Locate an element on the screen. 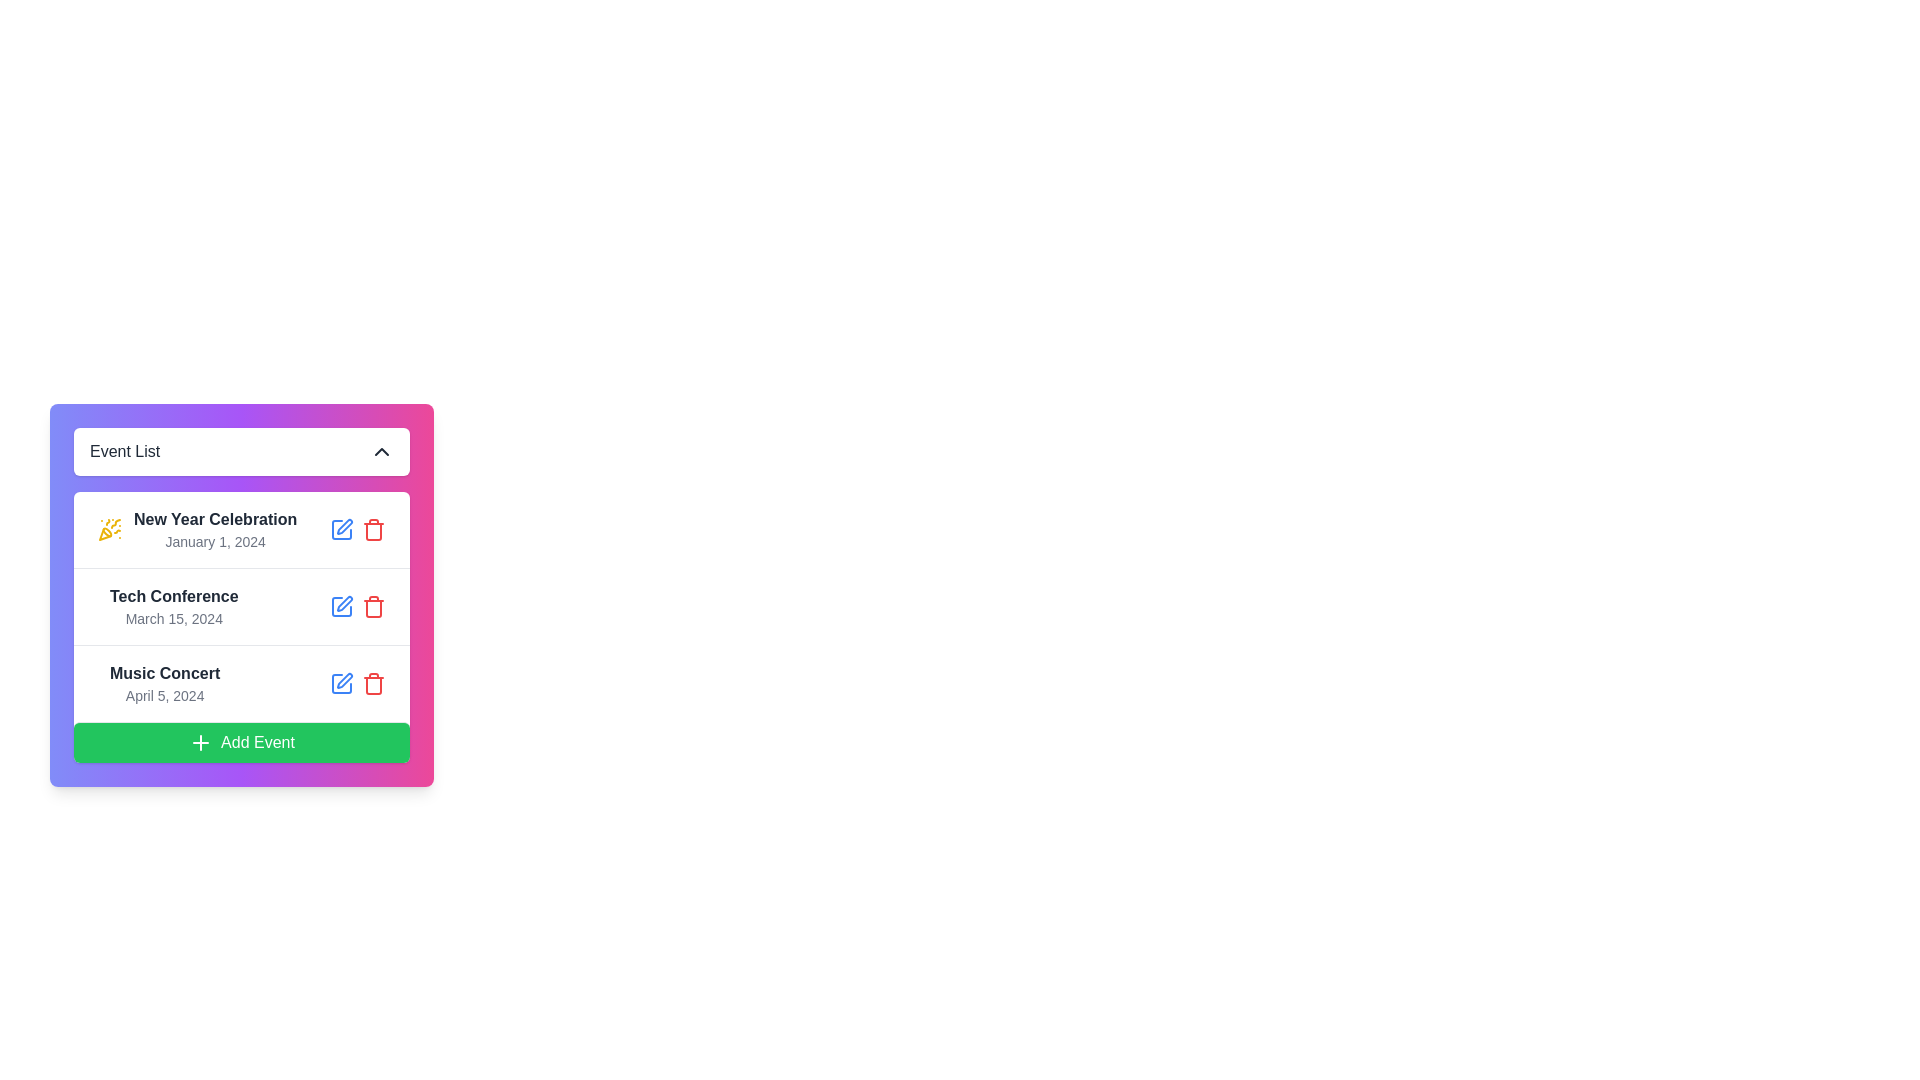 The image size is (1920, 1080). the edit icon located on the second row of the Event List interface, next to the delete icon is located at coordinates (341, 528).